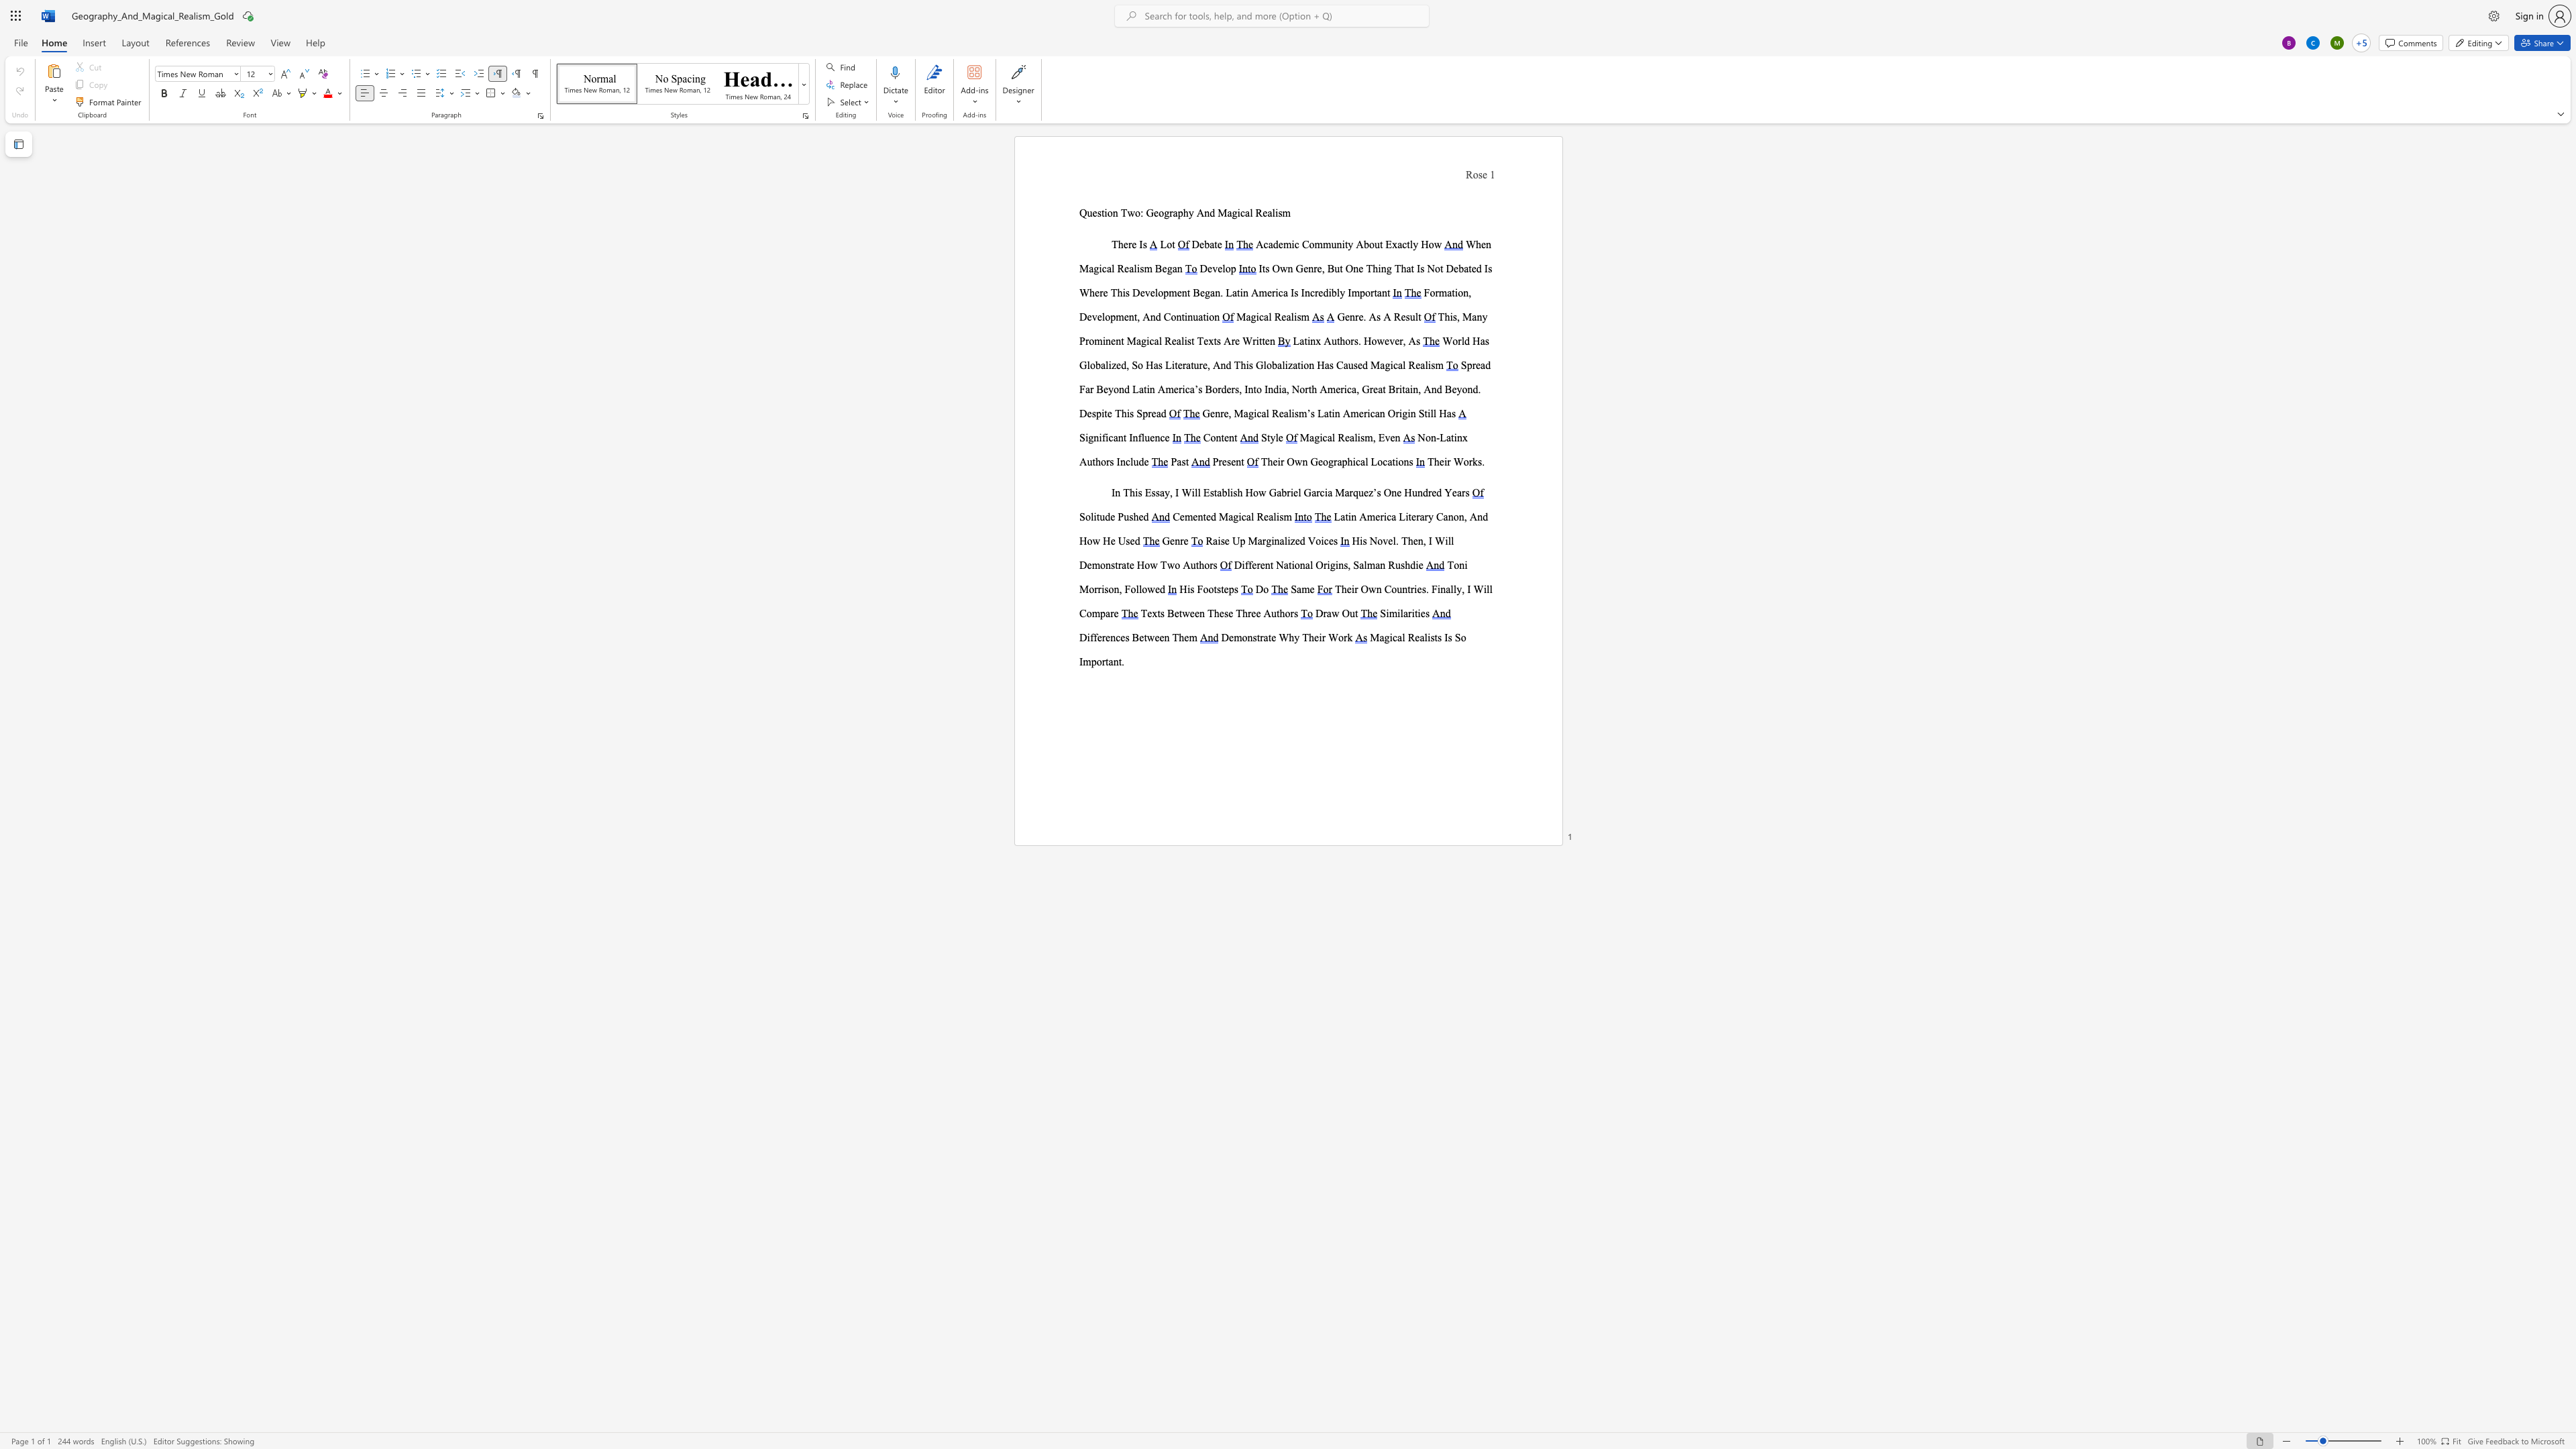  Describe the element at coordinates (1161, 437) in the screenshot. I see `the 2th character "c" in the text` at that location.